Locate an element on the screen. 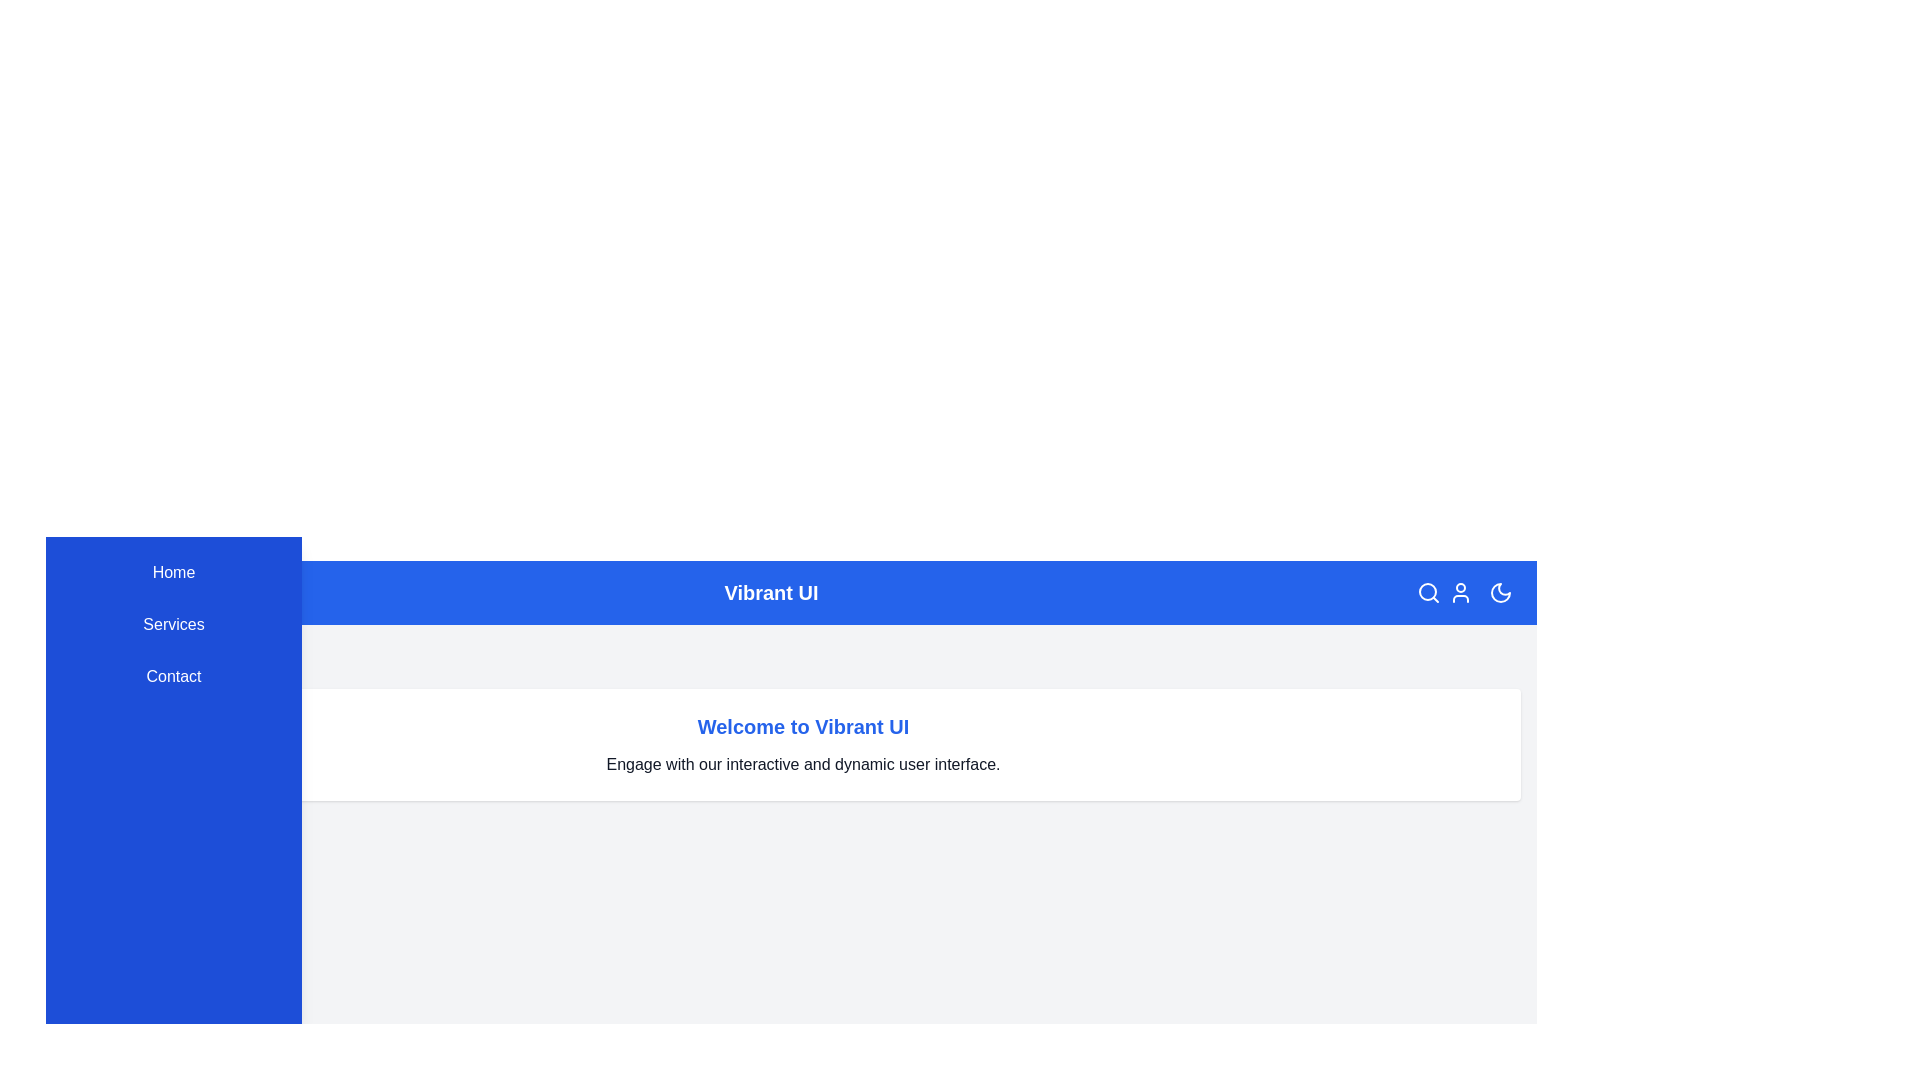  the dark mode toggle button in the top-right corner of the app bar is located at coordinates (1501, 592).